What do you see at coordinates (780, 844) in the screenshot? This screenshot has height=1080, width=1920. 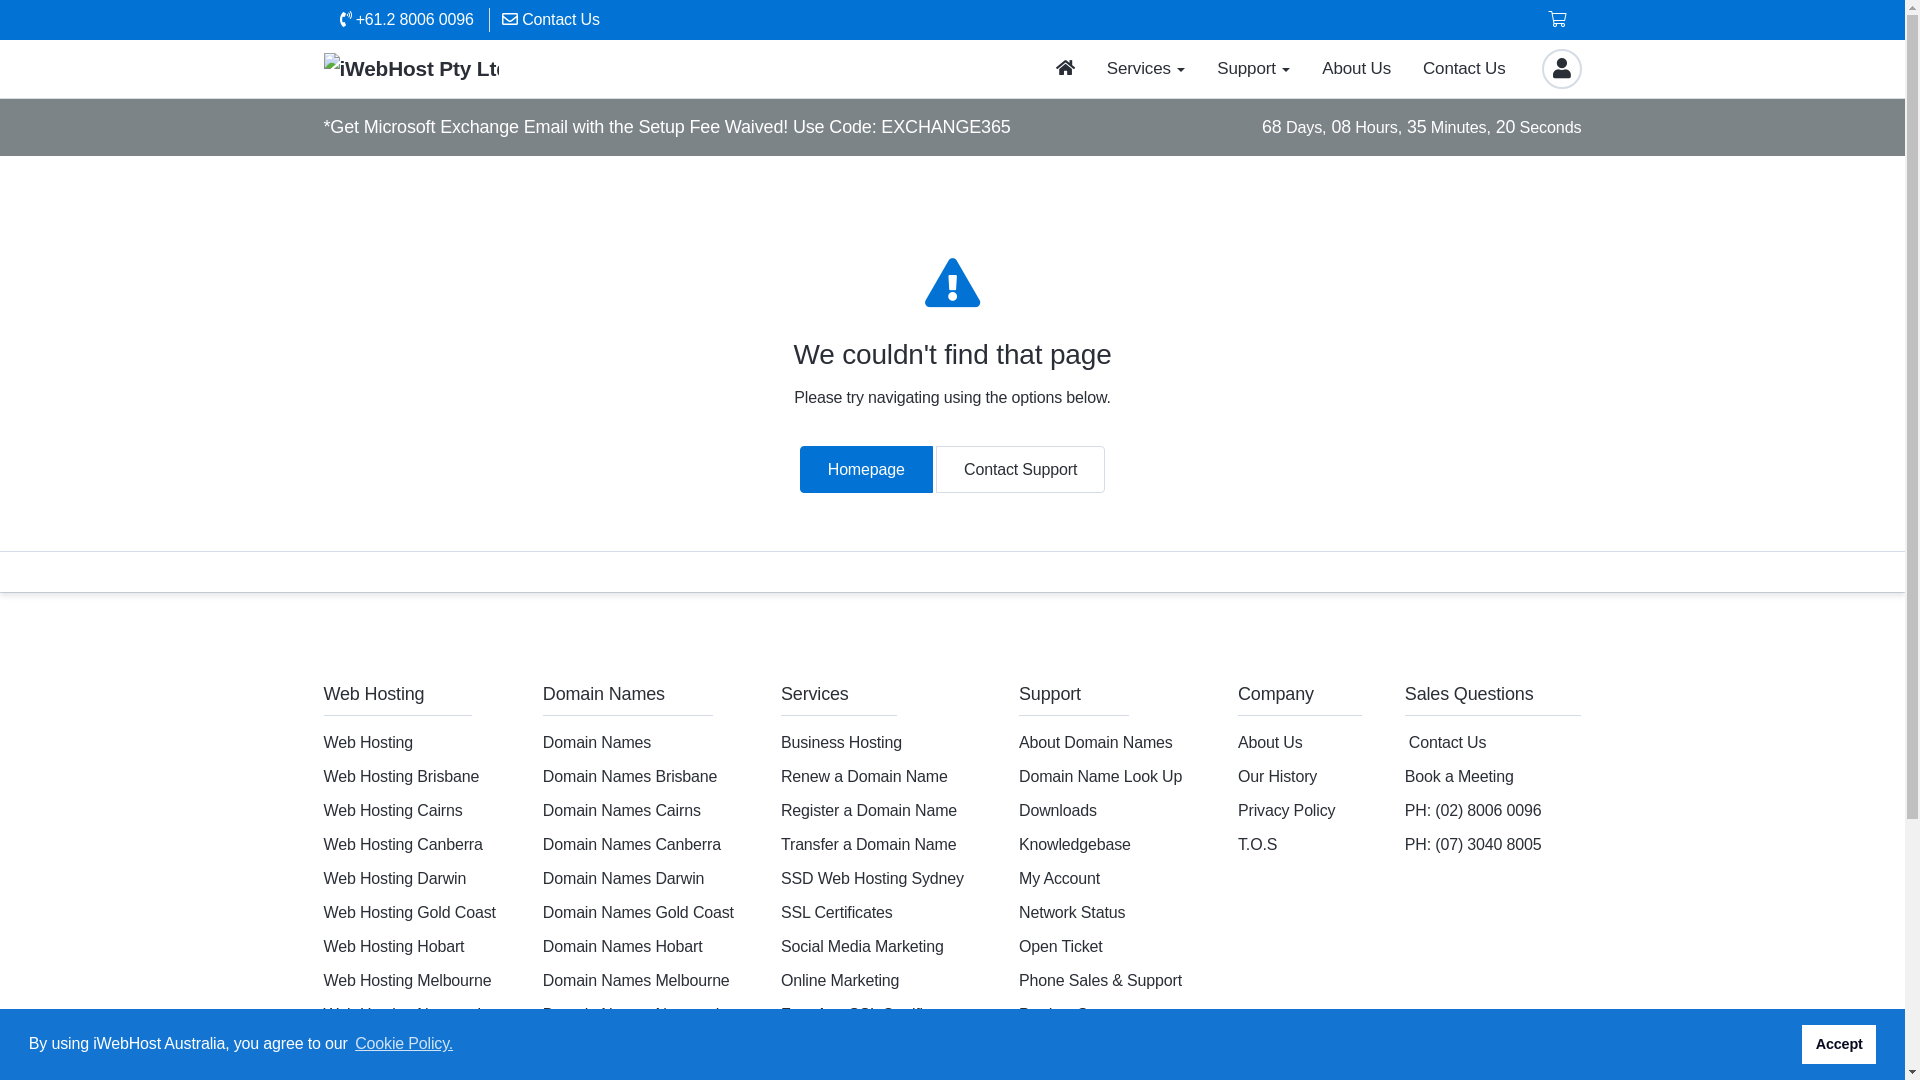 I see `'Transfer a Domain Name'` at bounding box center [780, 844].